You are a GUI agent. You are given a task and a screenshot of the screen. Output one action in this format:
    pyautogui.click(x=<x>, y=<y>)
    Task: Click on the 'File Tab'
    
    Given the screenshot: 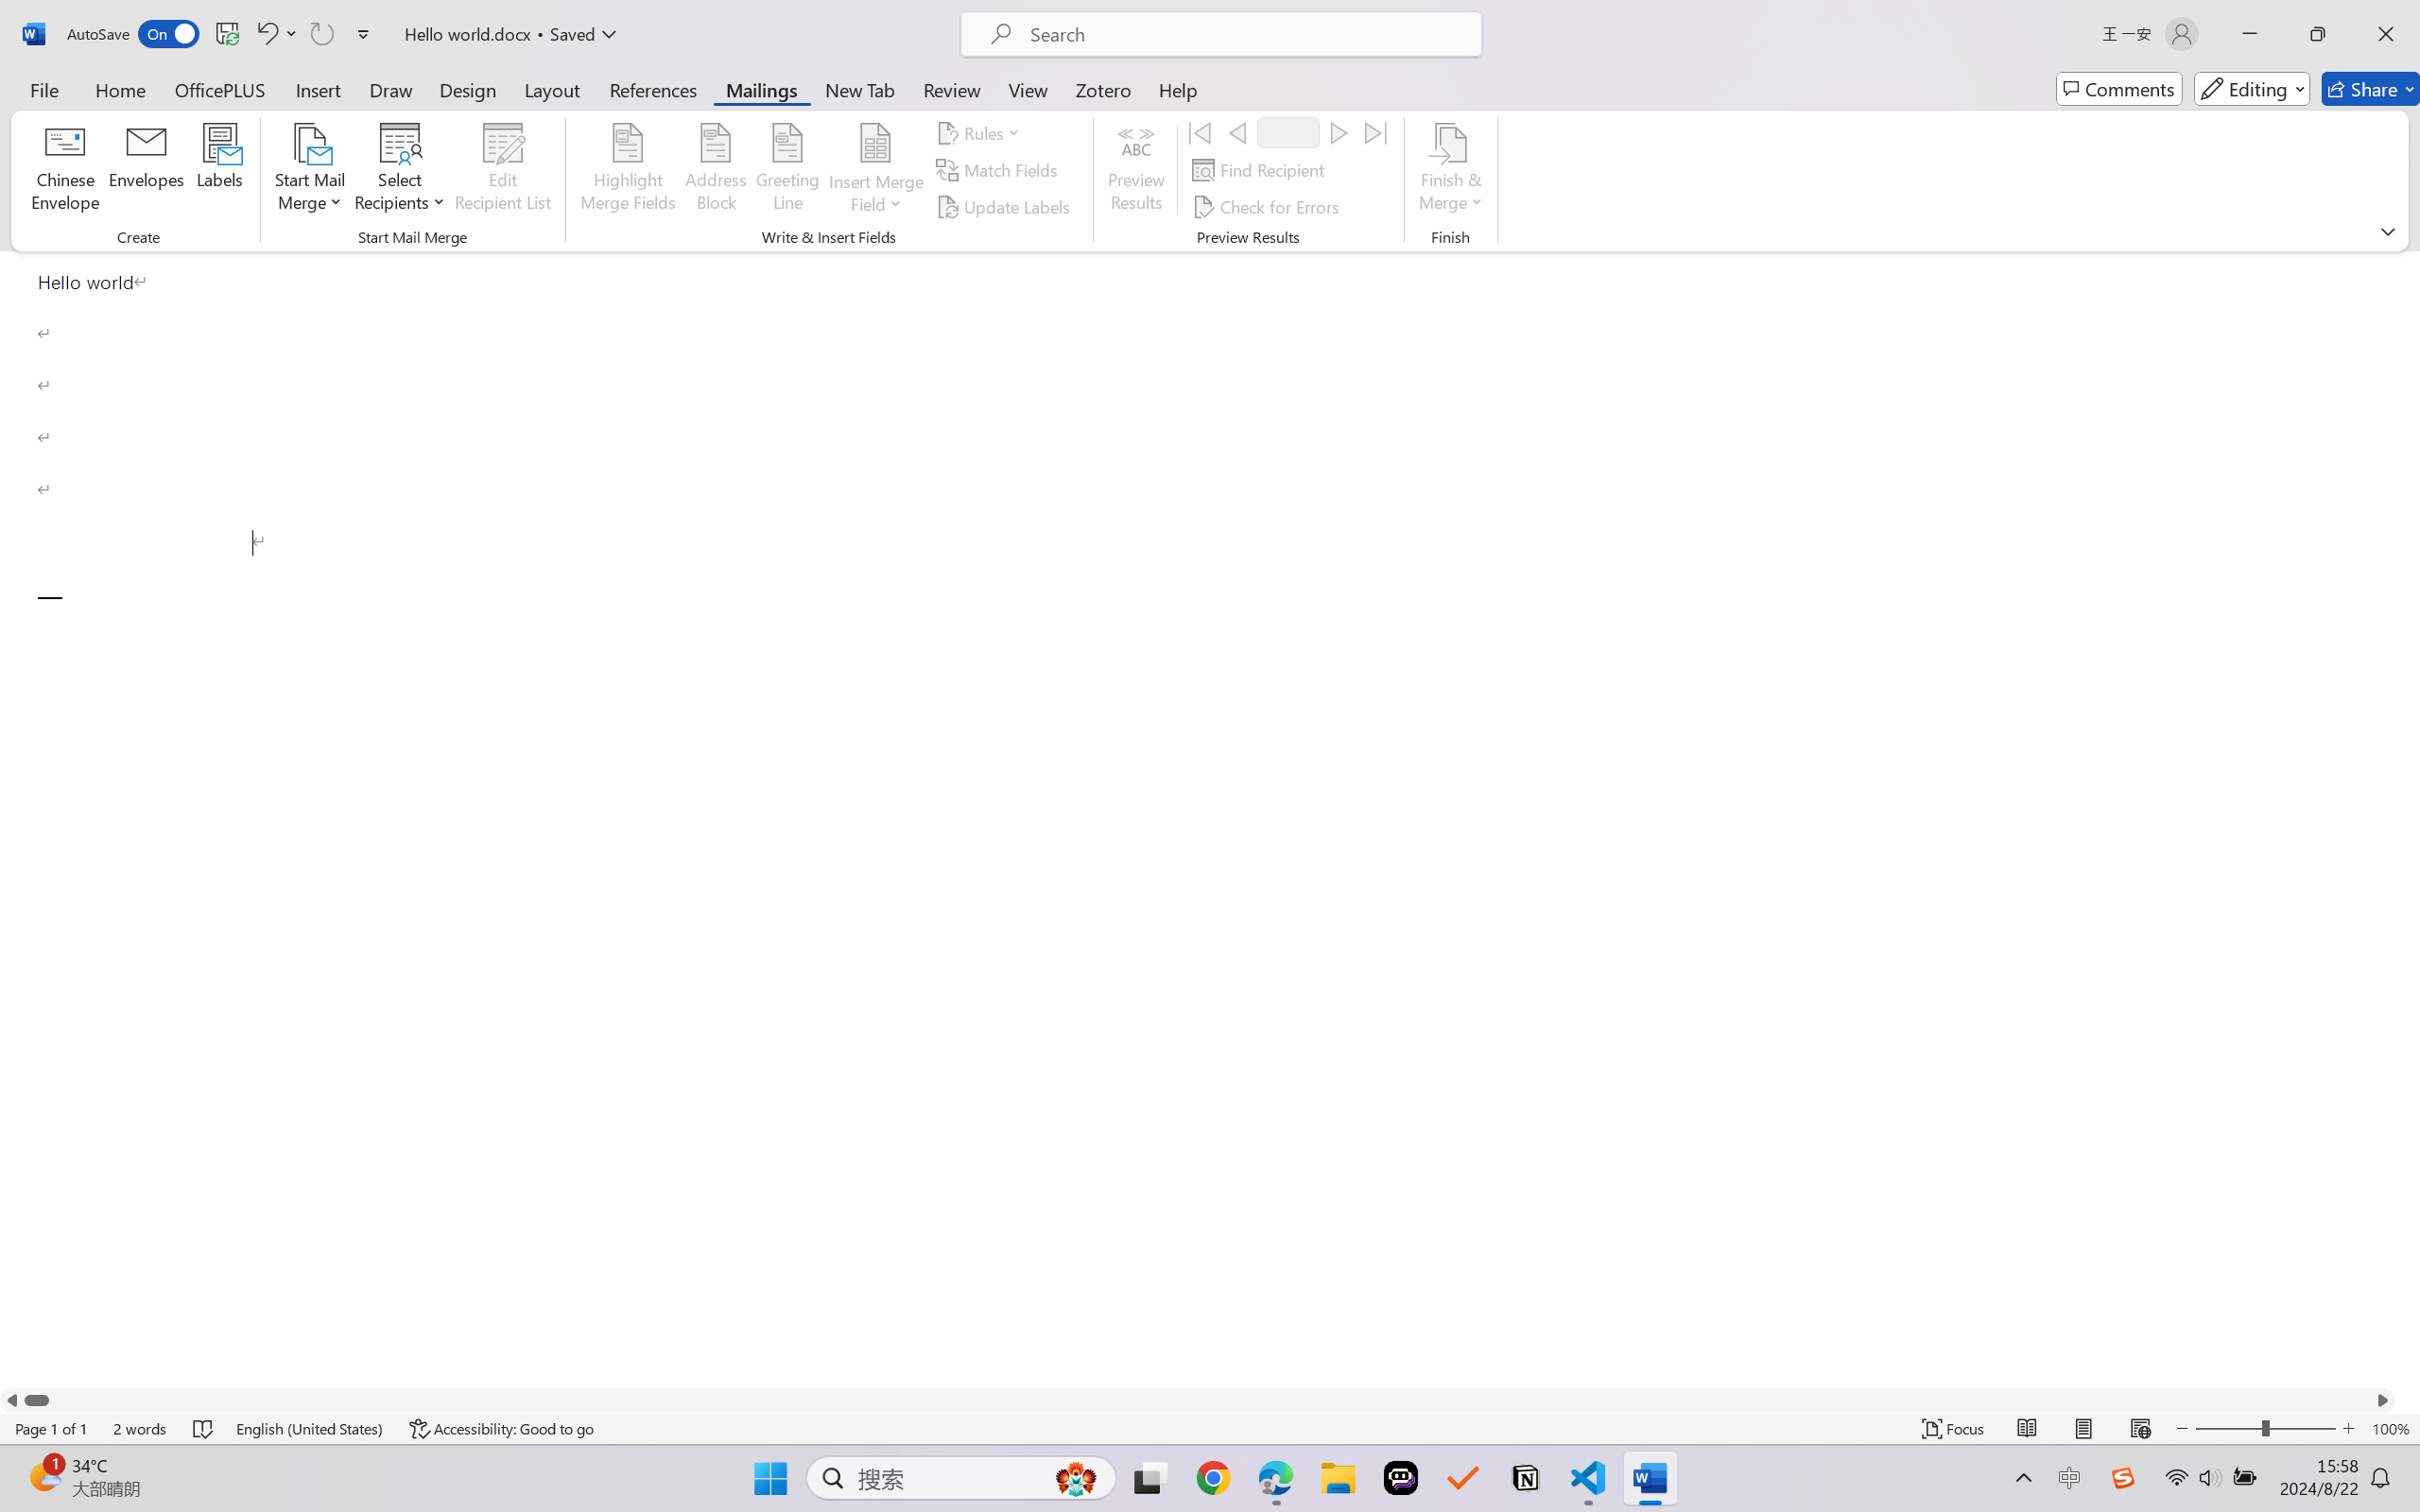 What is the action you would take?
    pyautogui.click(x=43, y=88)
    